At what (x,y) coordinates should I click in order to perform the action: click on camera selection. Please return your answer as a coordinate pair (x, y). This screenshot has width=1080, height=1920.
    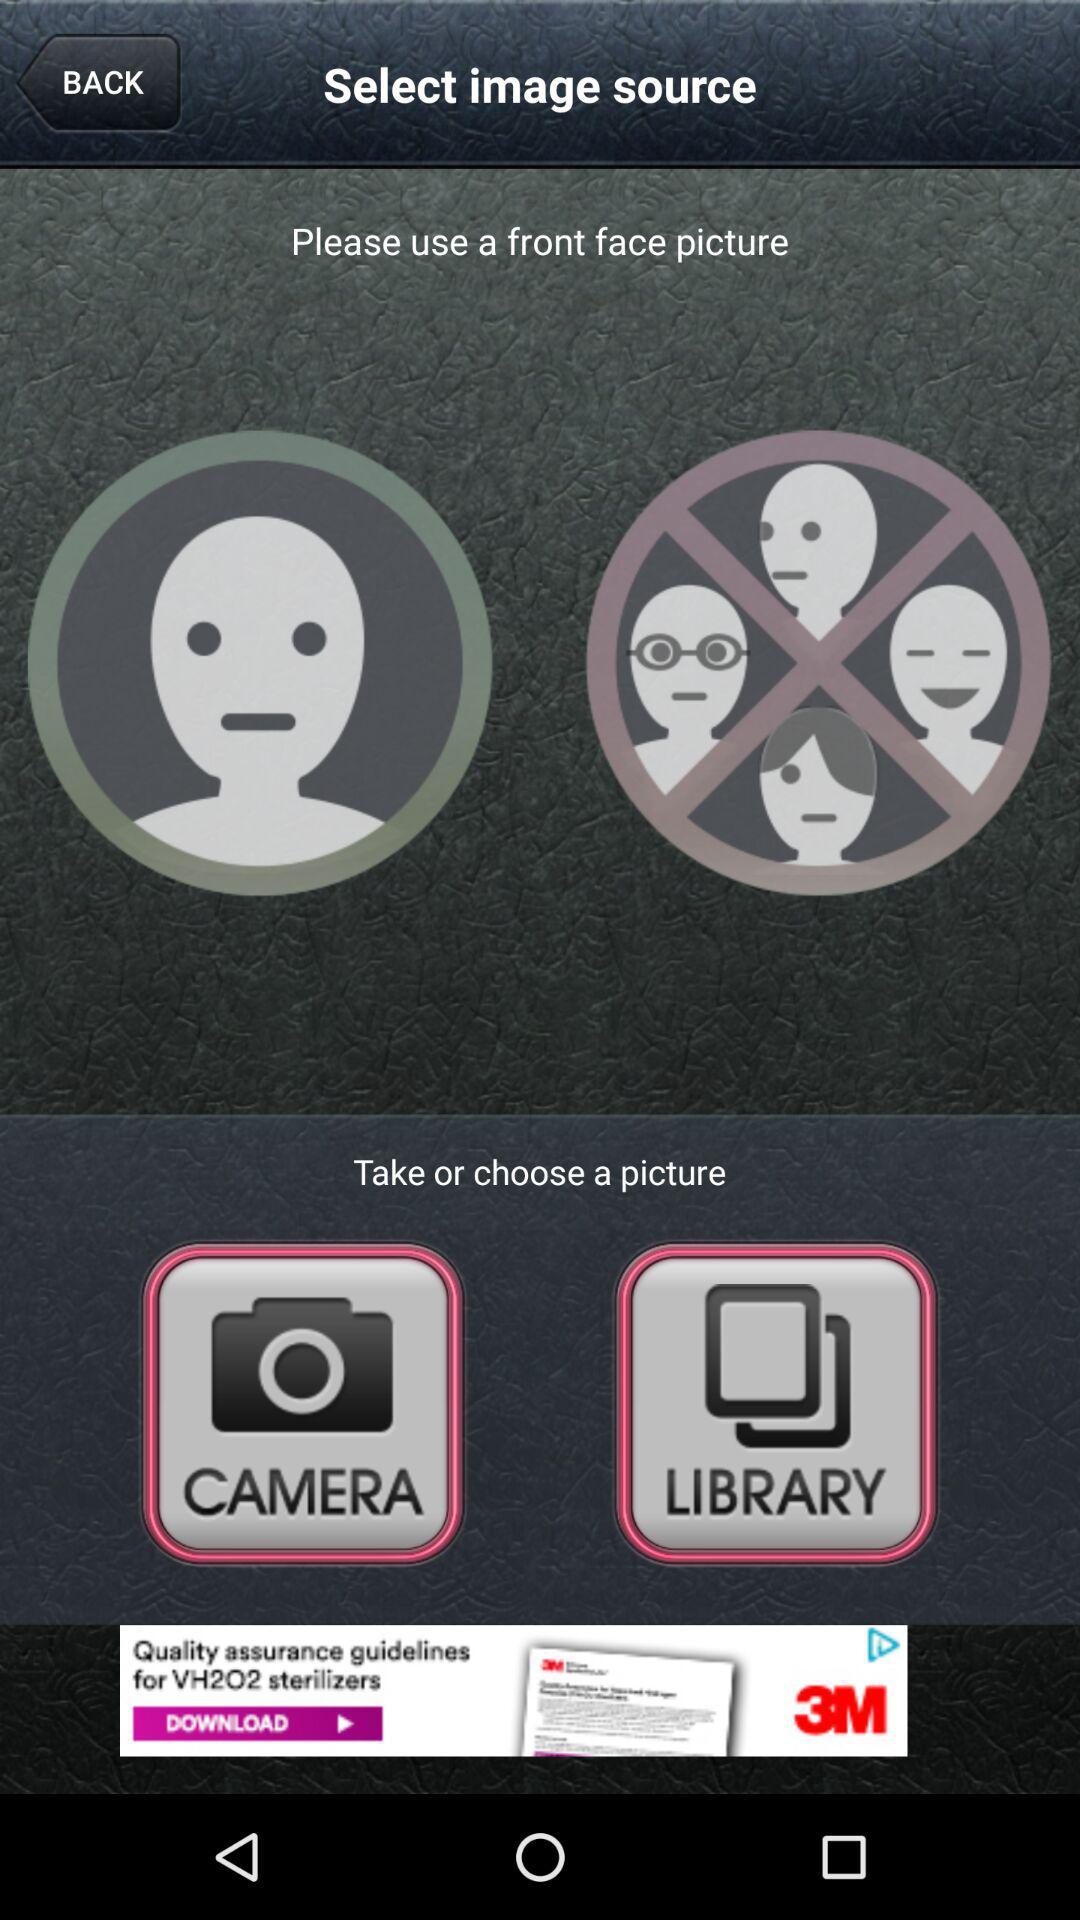
    Looking at the image, I should click on (303, 1401).